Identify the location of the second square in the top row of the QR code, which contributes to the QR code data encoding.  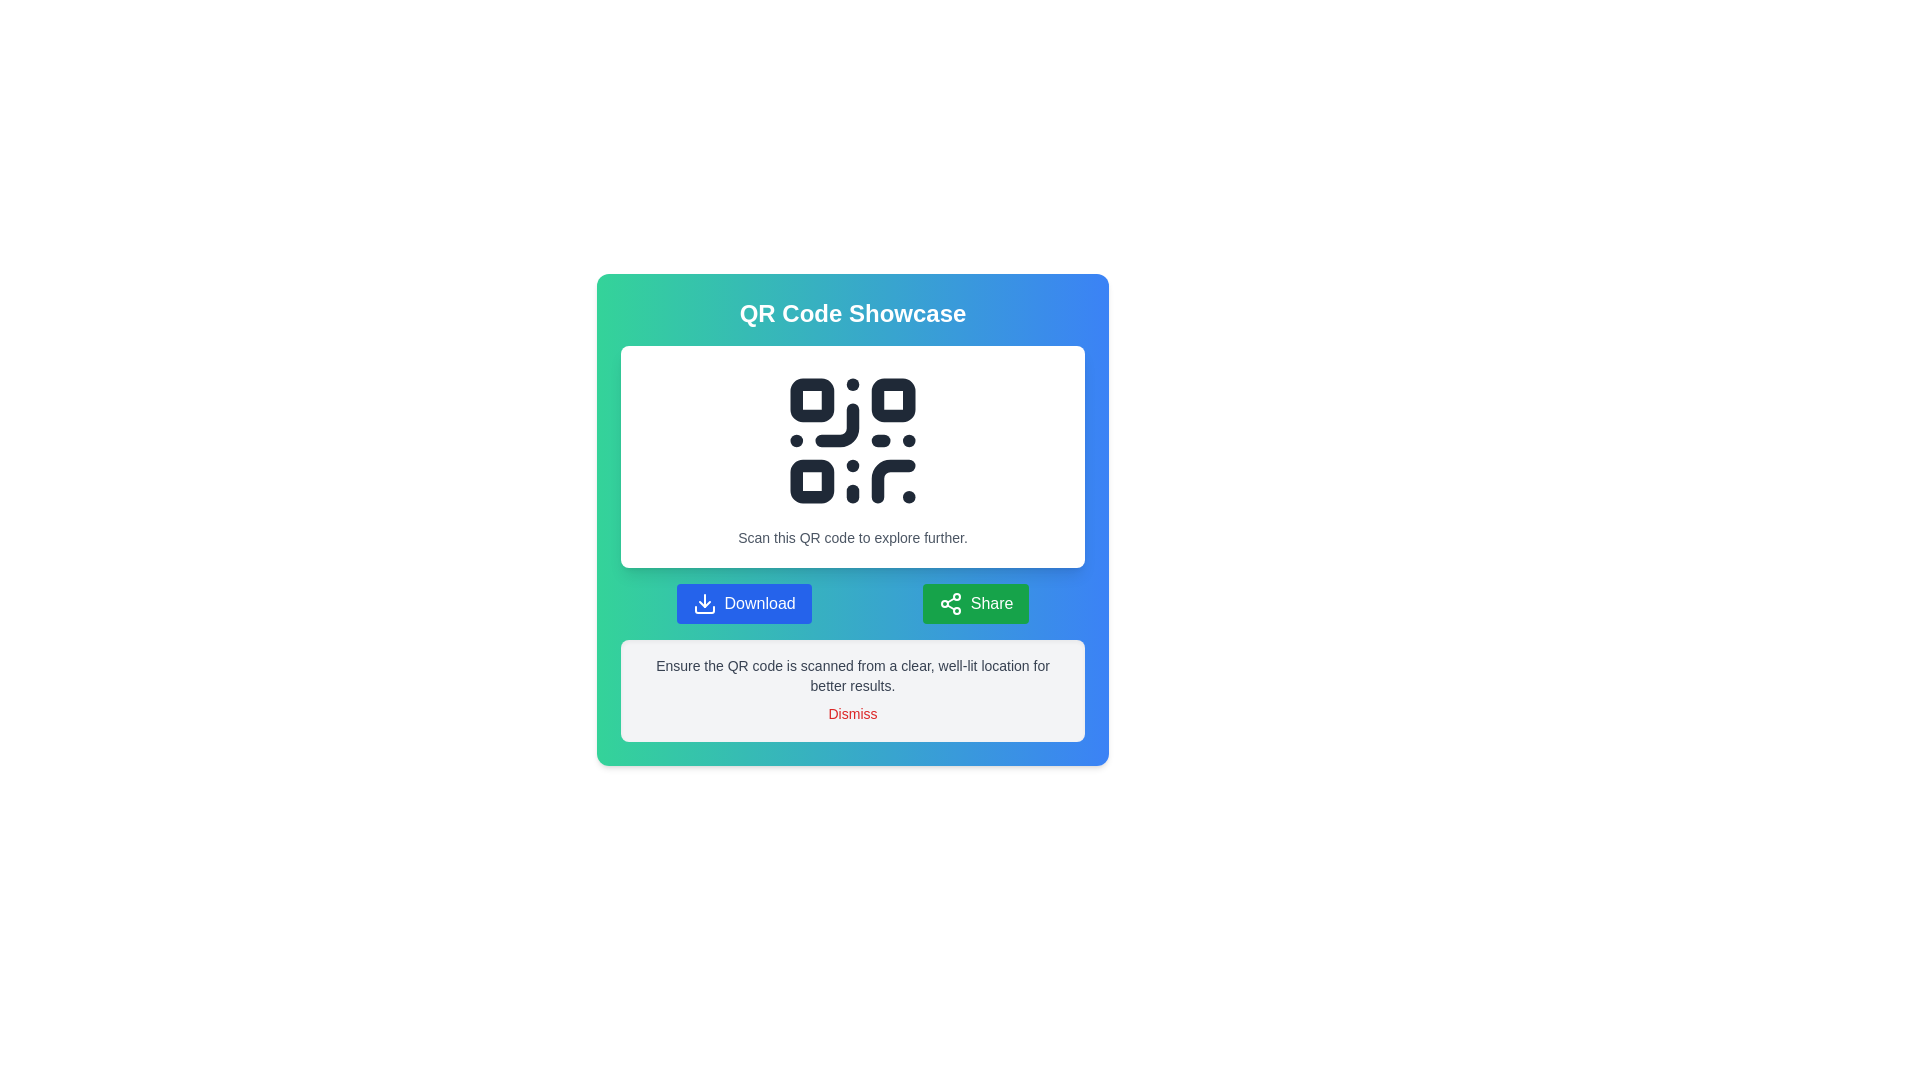
(892, 400).